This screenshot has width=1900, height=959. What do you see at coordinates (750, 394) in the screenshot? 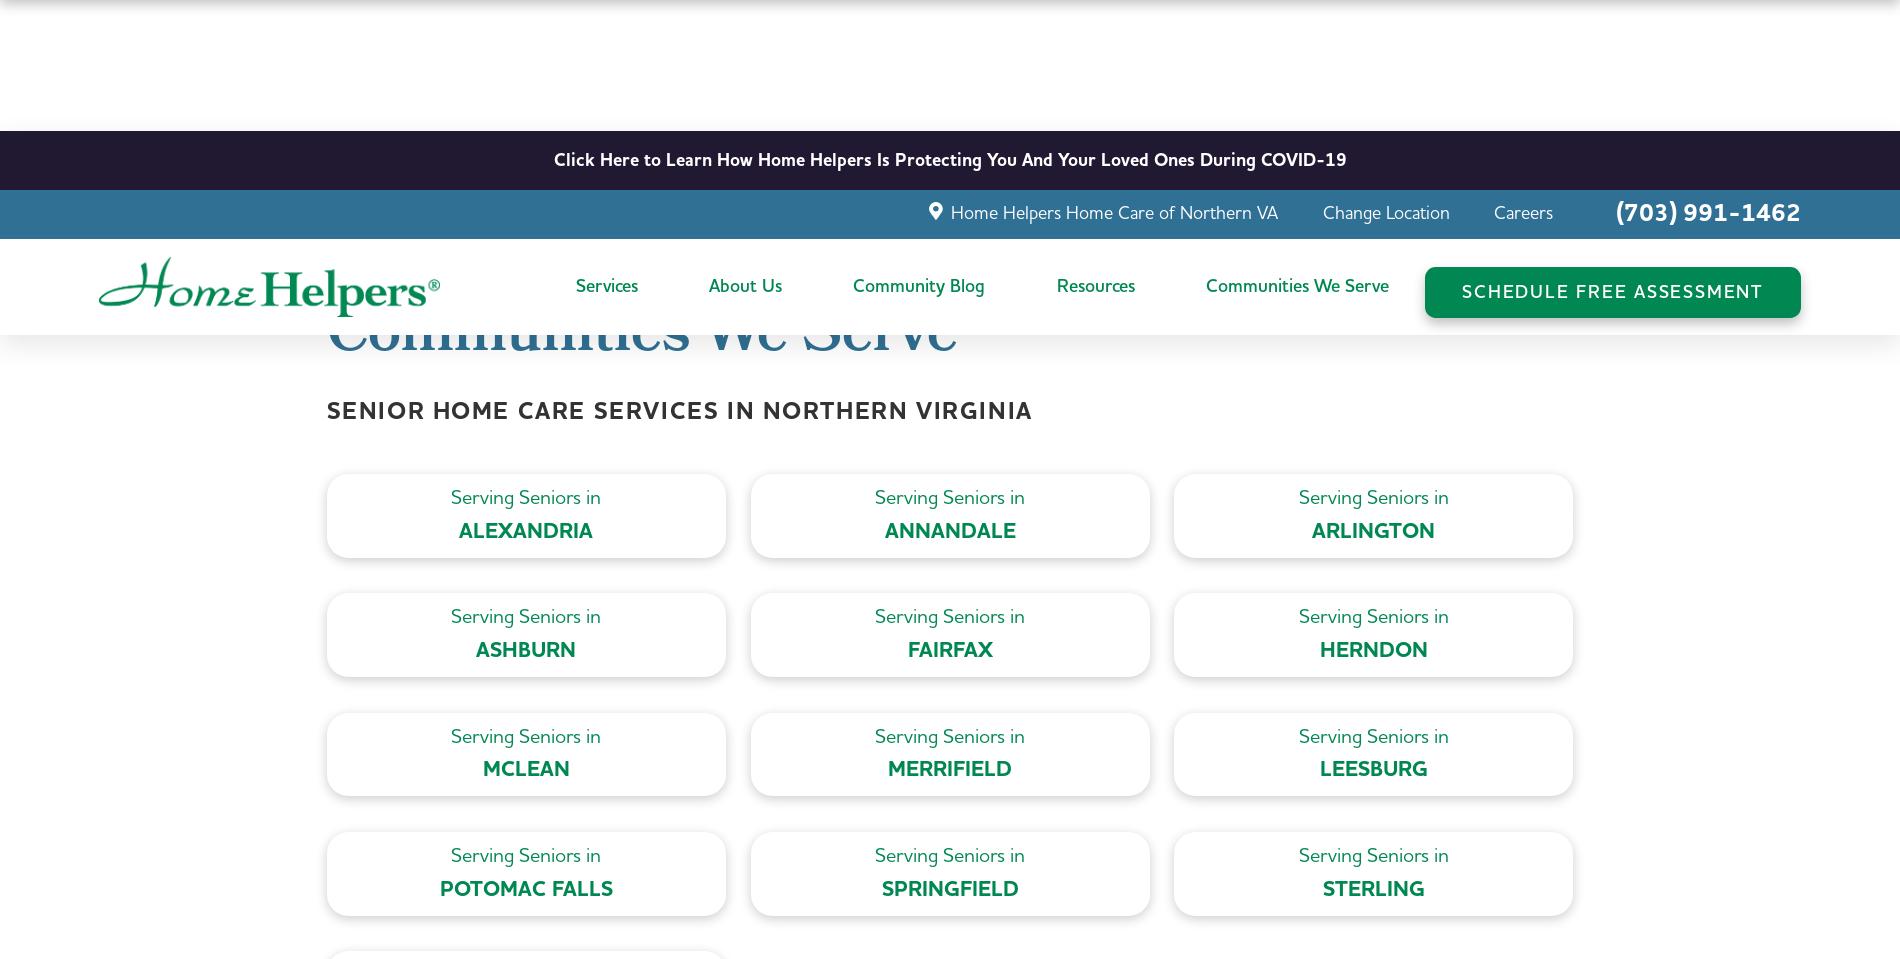
I see `'Our Videos'` at bounding box center [750, 394].